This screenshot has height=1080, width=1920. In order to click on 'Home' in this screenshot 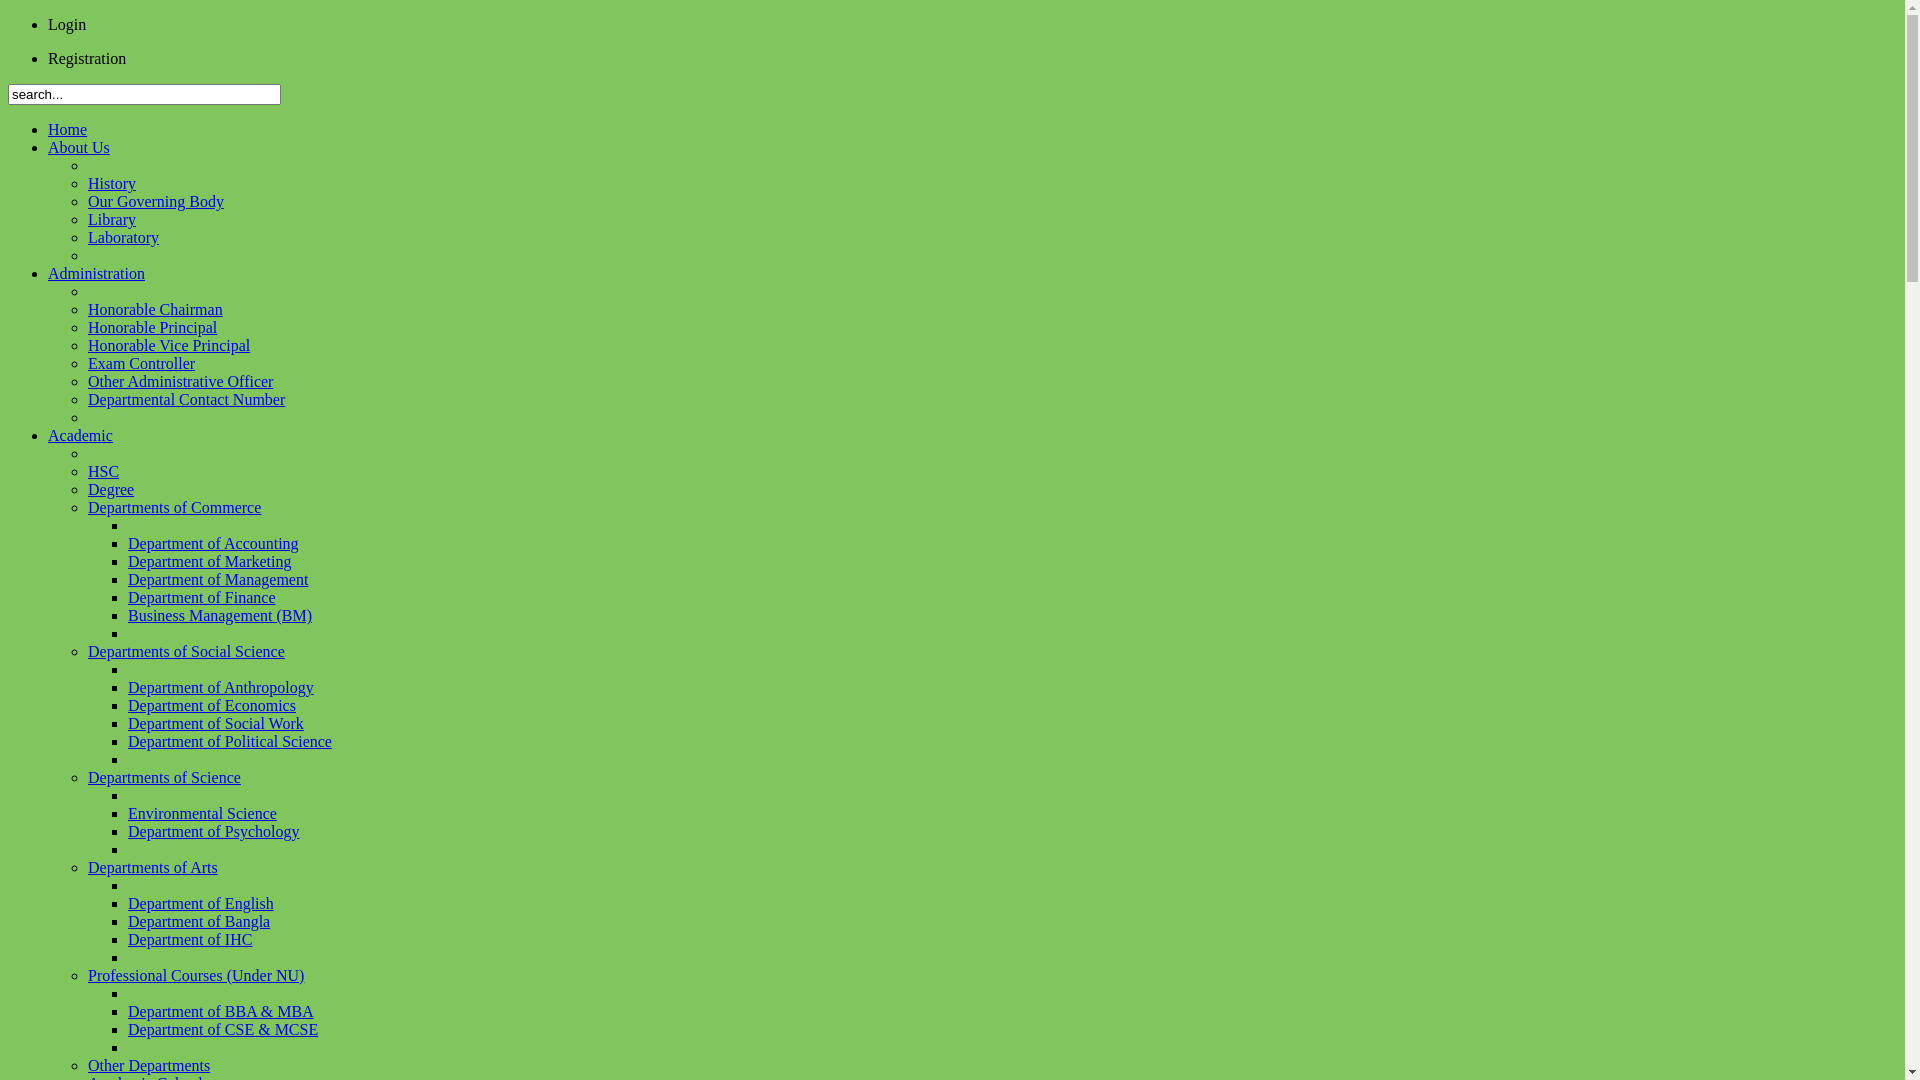, I will do `click(48, 129)`.